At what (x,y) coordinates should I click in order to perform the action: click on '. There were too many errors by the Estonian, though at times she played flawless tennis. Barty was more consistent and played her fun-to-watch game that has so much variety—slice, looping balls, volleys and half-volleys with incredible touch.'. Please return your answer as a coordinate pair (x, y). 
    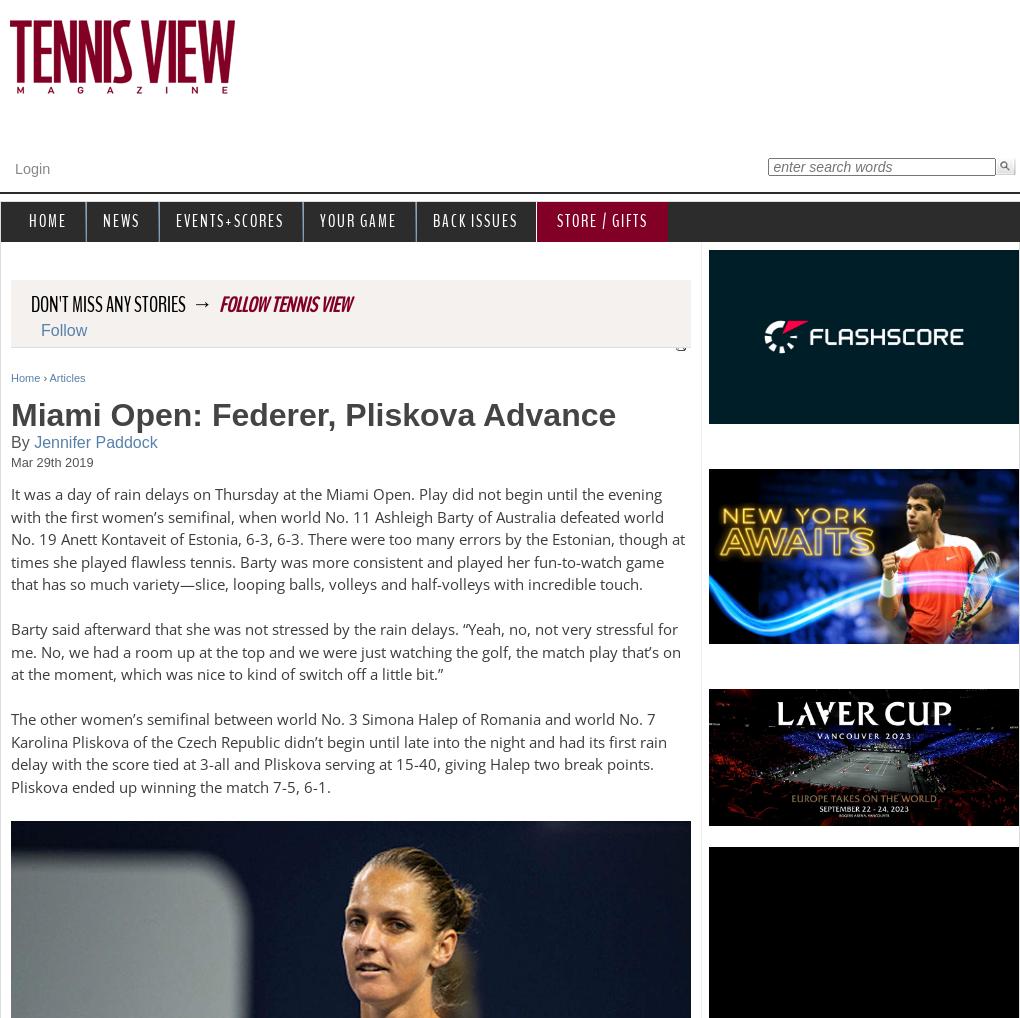
    Looking at the image, I should click on (347, 561).